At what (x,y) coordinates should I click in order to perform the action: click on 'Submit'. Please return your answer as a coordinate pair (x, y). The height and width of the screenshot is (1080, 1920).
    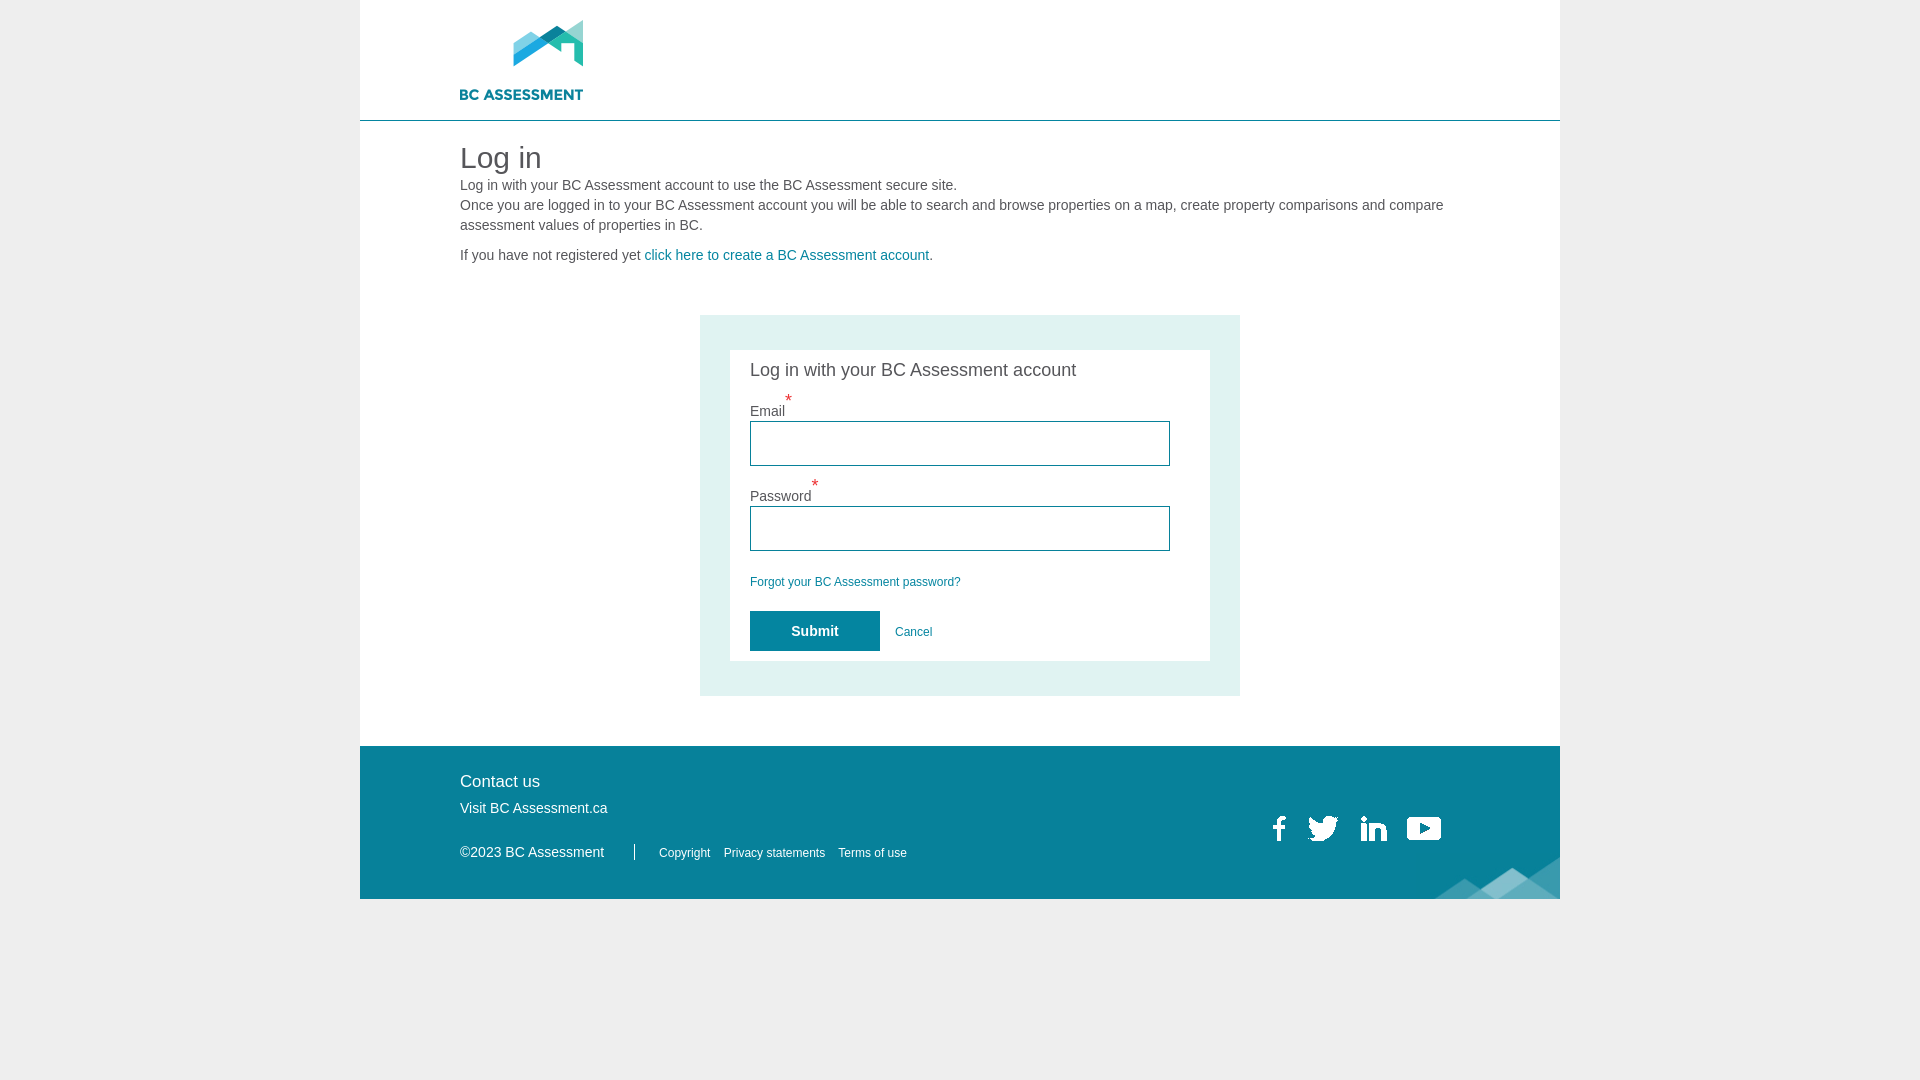
    Looking at the image, I should click on (815, 631).